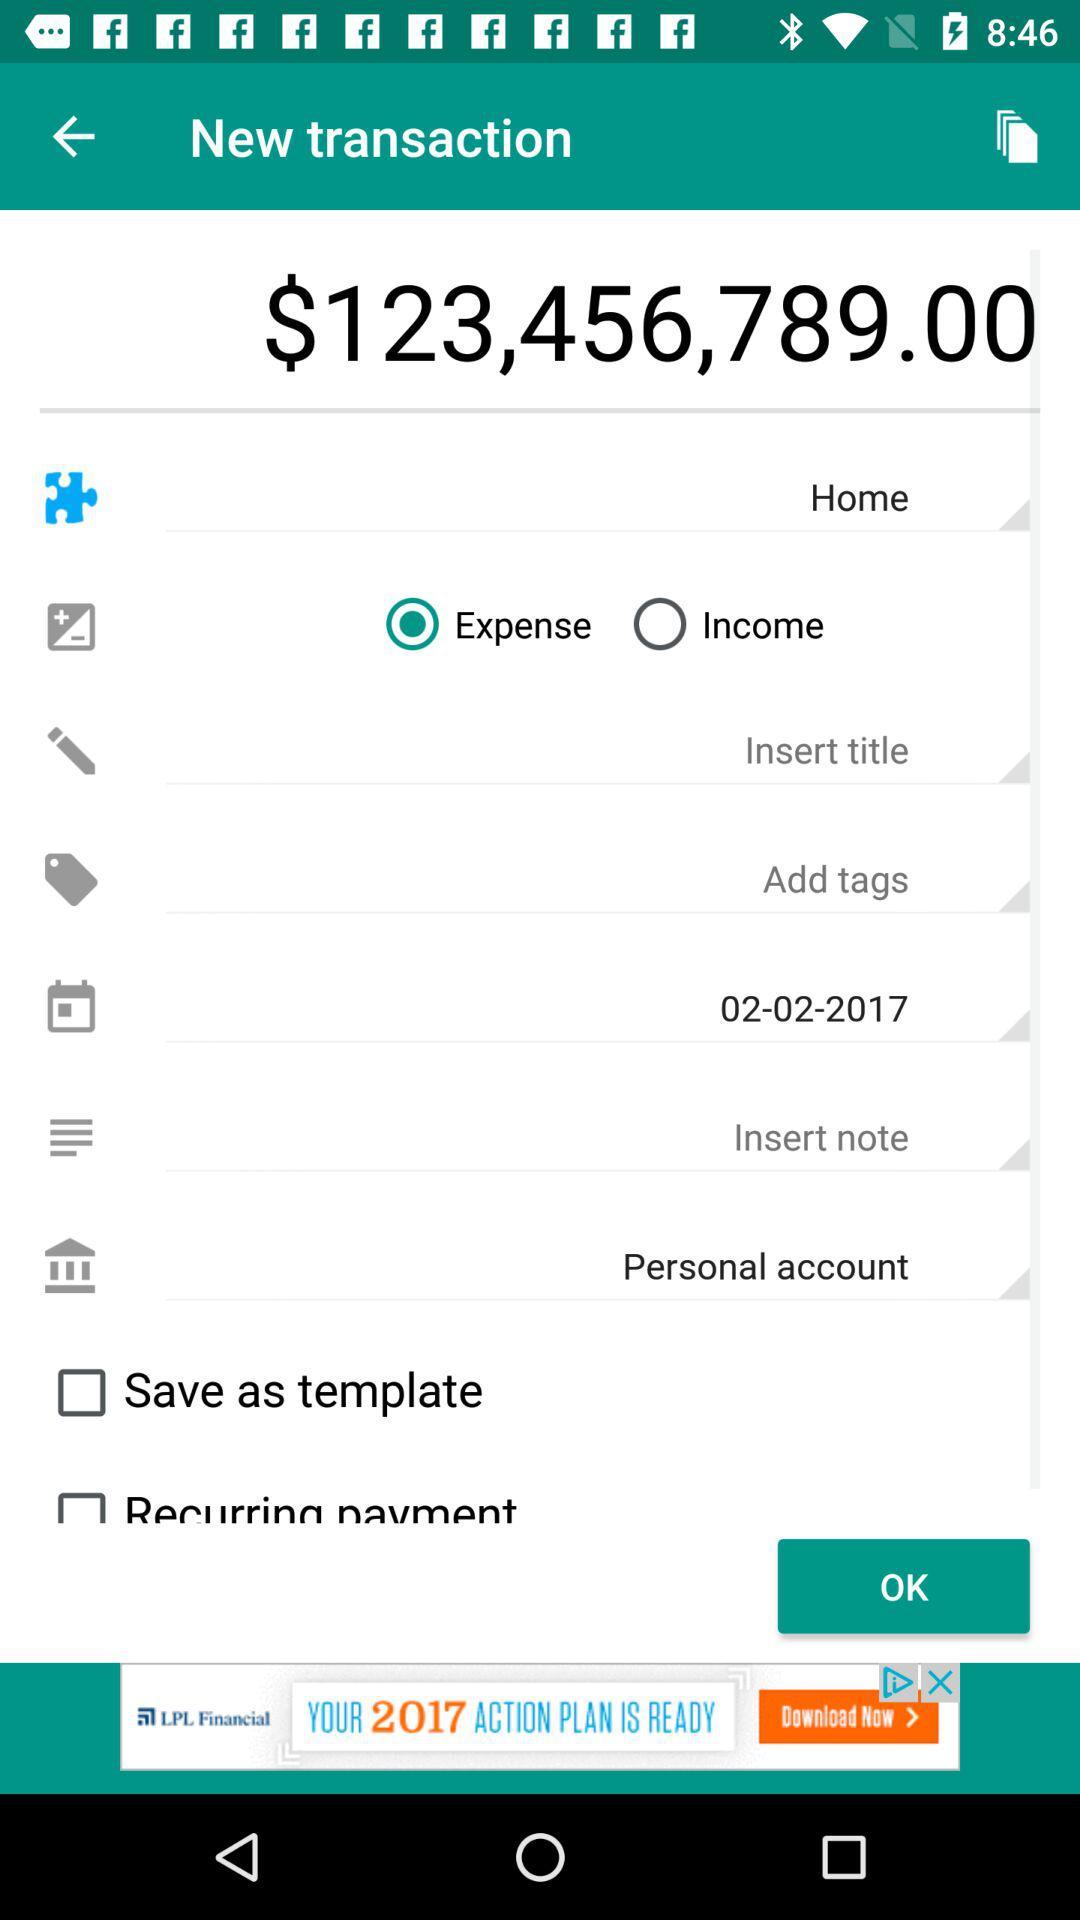 This screenshot has height=1920, width=1080. I want to click on click on checkbox, so click(80, 1391).